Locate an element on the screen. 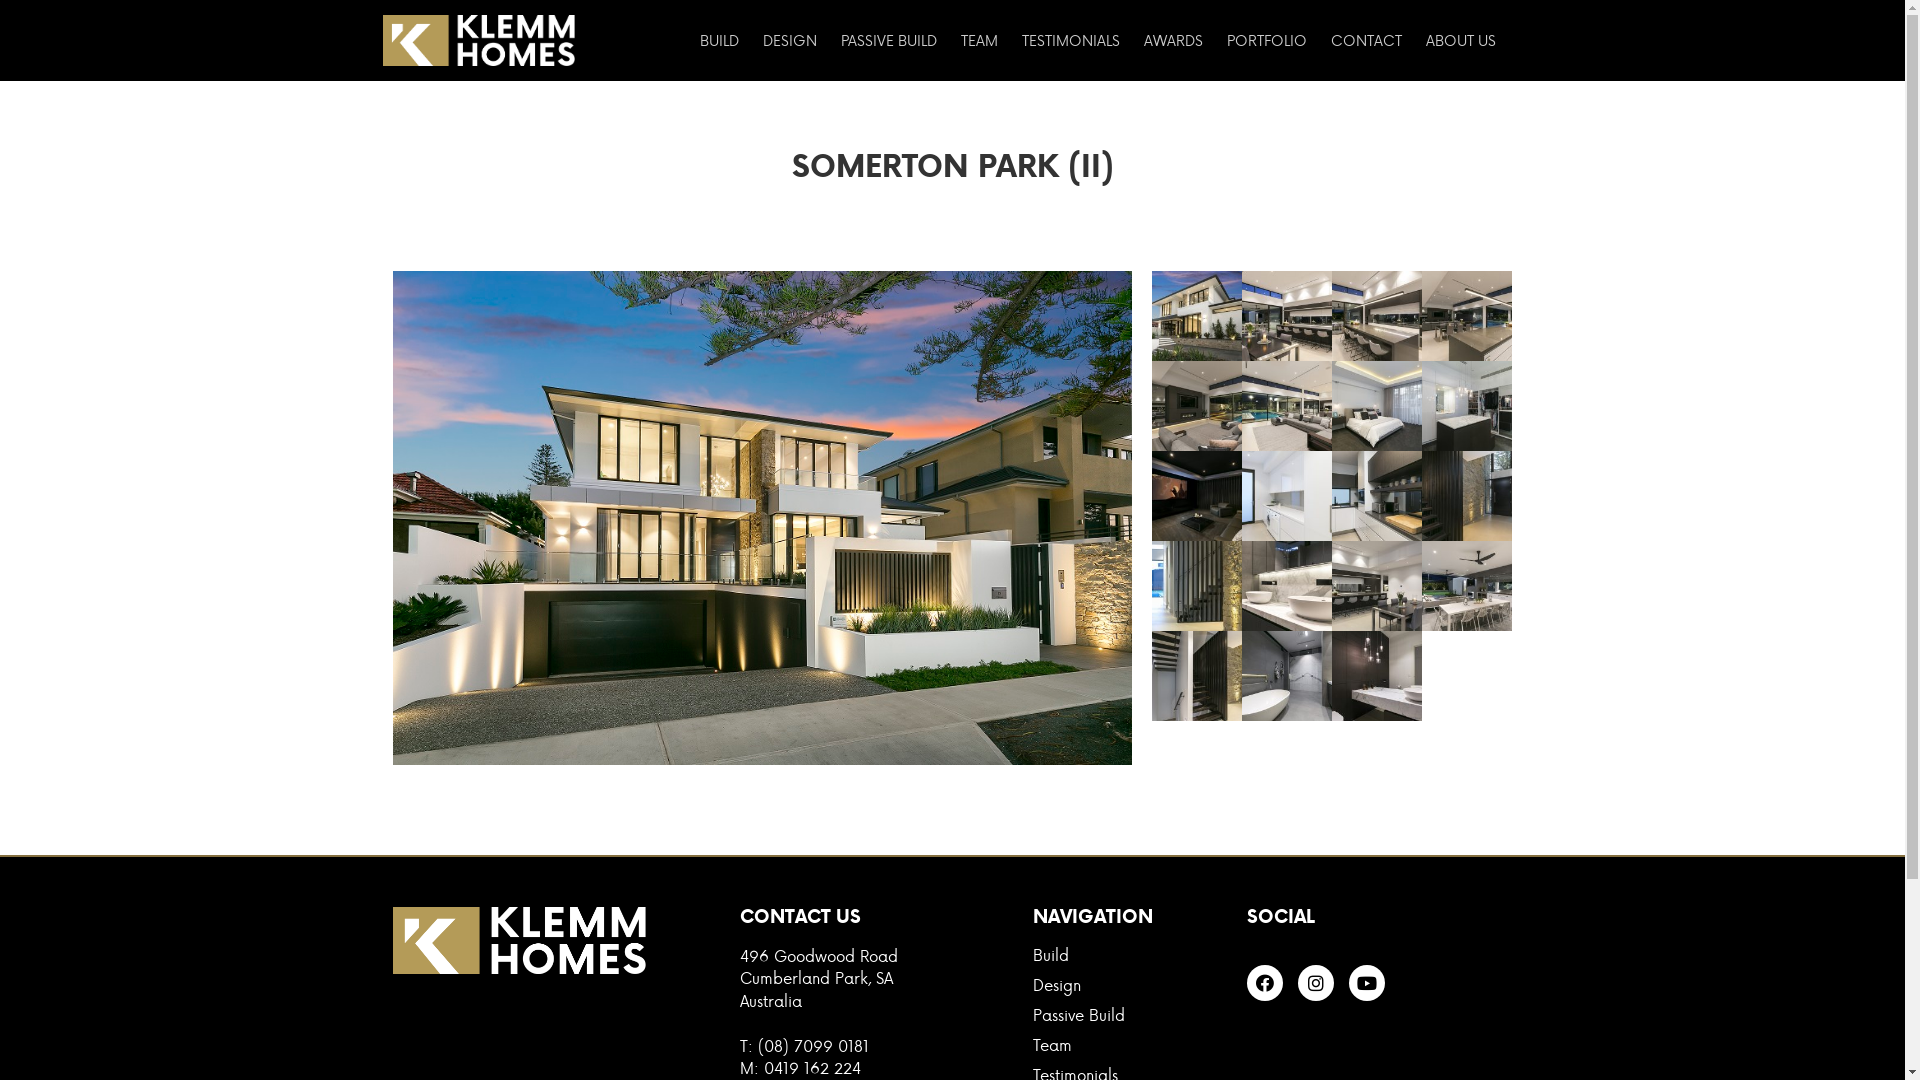 The width and height of the screenshot is (1920, 1080). '0419 162 224' is located at coordinates (812, 1066).